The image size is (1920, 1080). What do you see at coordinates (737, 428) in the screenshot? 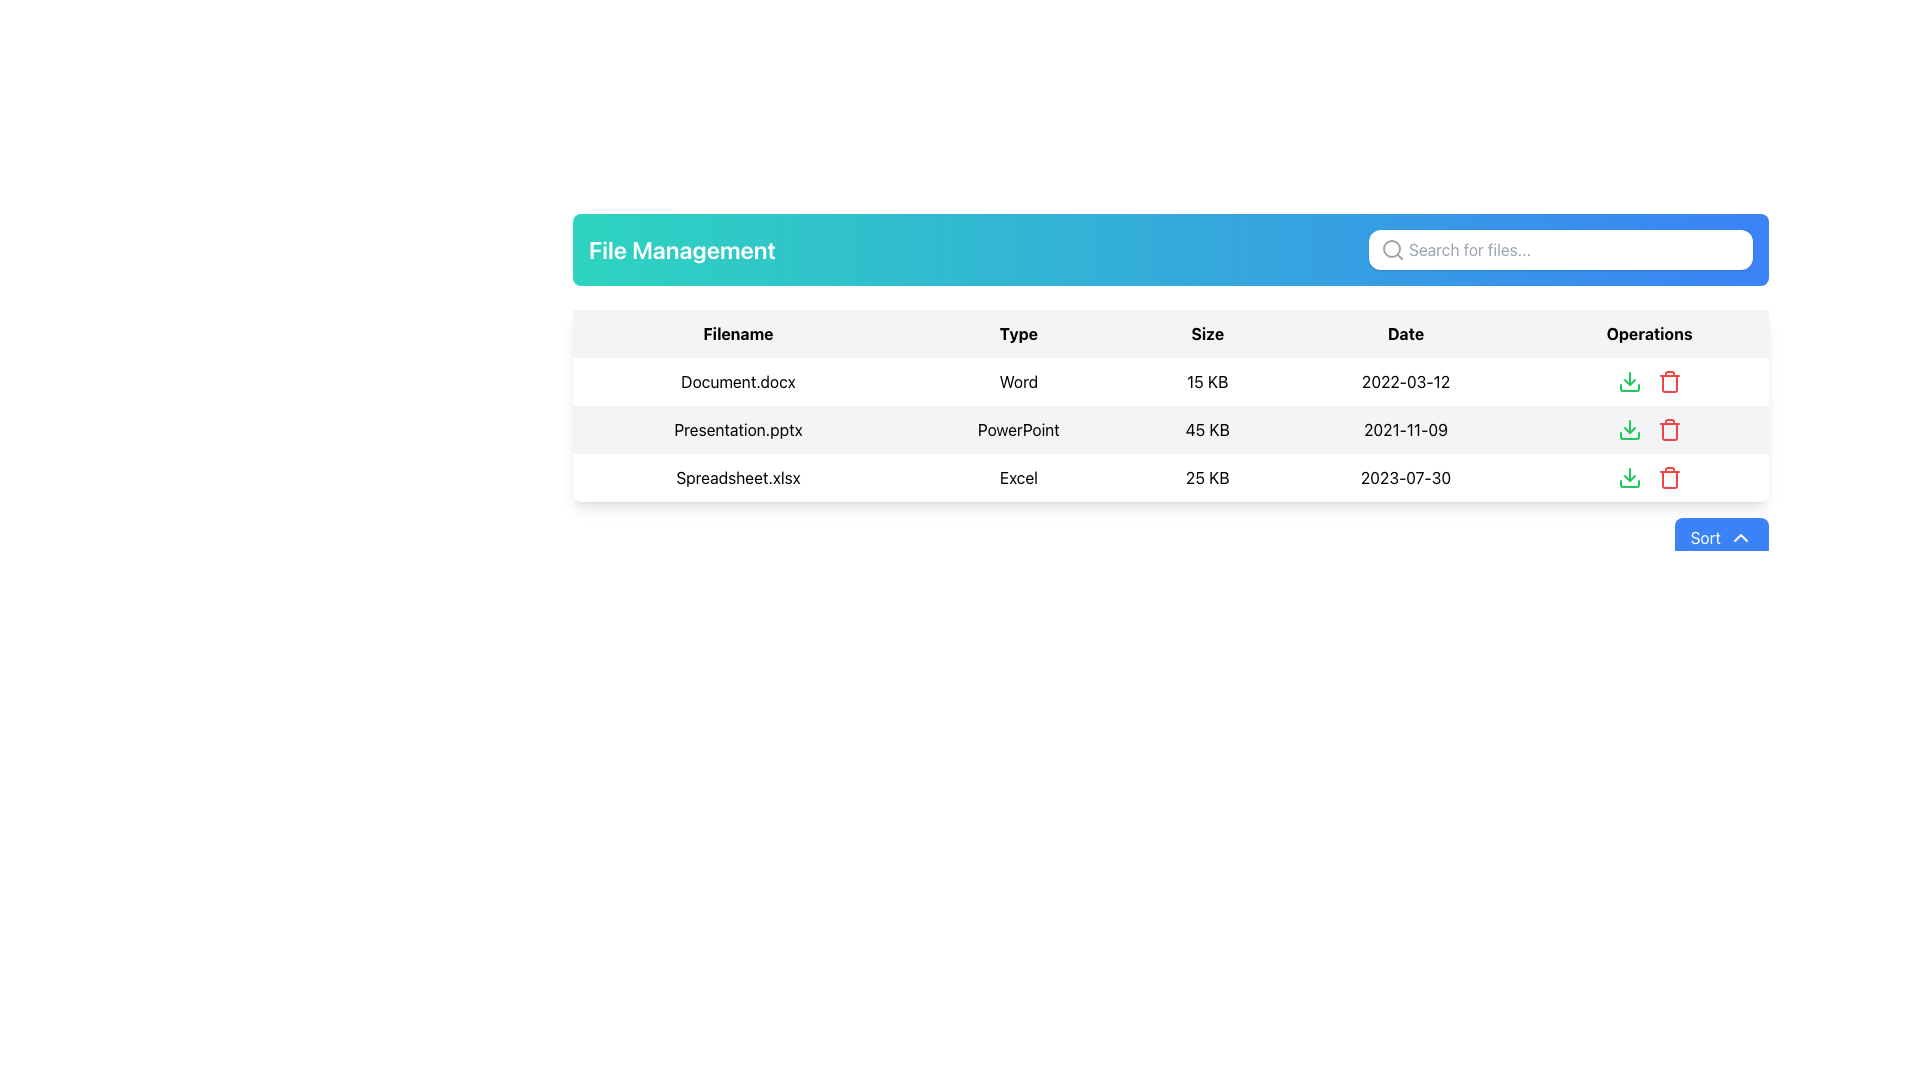
I see `the text displaying 'Presentation.pptx' which is bold and centered in the 'Filename' column of a table in a file management interface` at bounding box center [737, 428].